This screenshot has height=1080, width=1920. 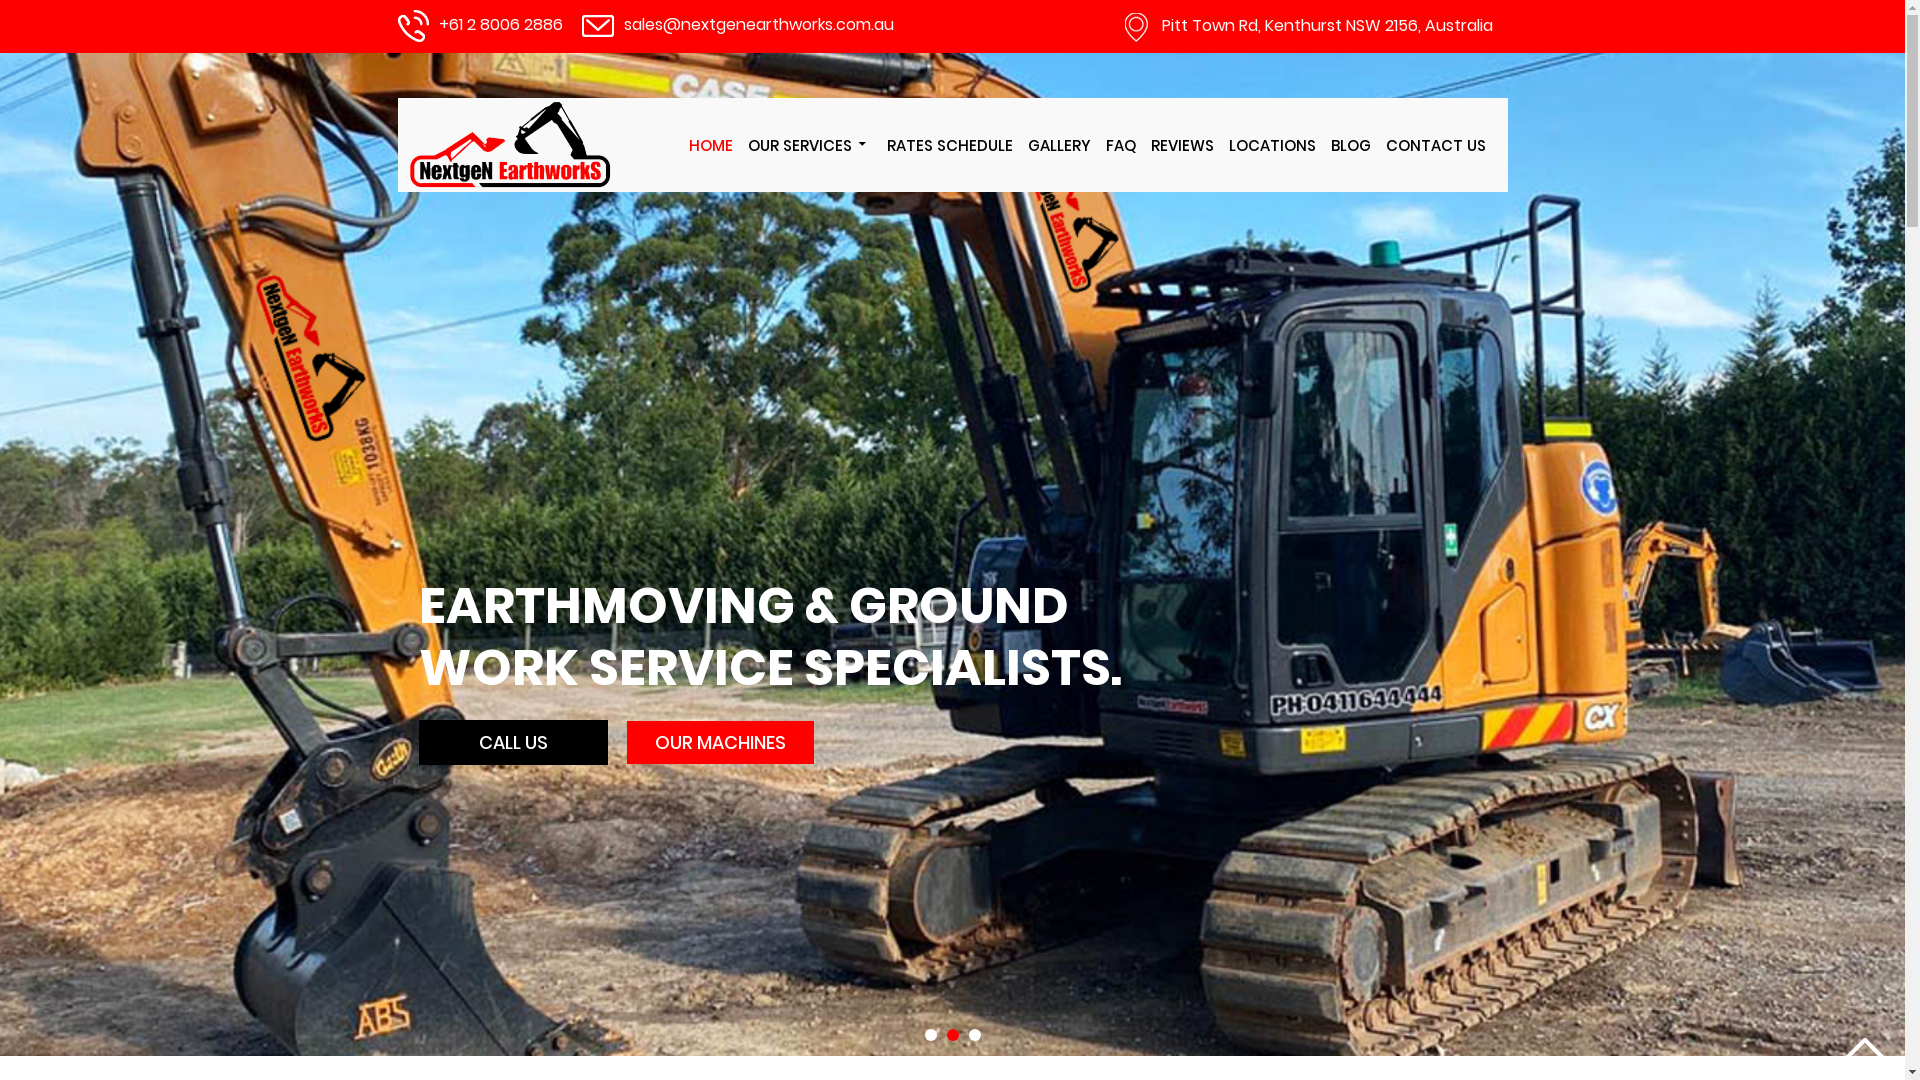 I want to click on 'LOCATIONS', so click(x=1270, y=144).